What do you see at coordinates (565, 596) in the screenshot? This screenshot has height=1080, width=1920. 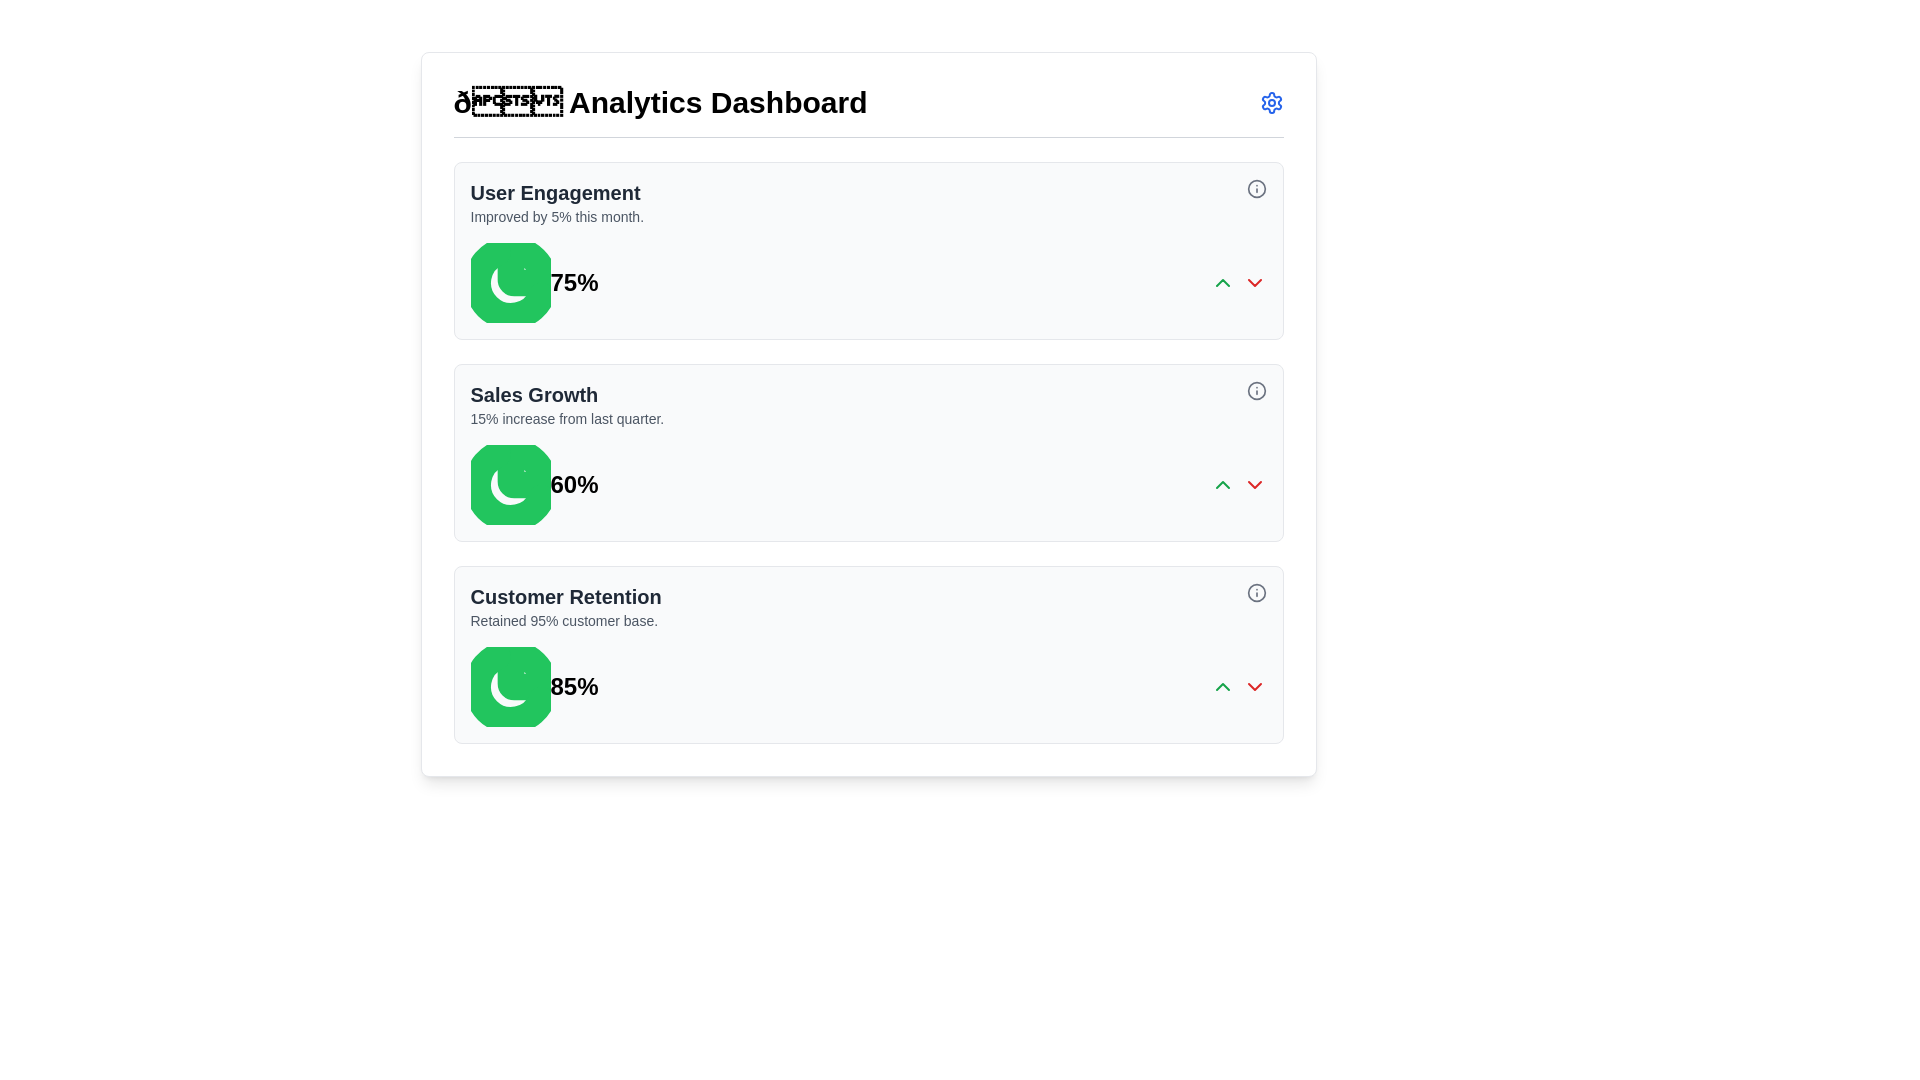 I see `the context represented` at bounding box center [565, 596].